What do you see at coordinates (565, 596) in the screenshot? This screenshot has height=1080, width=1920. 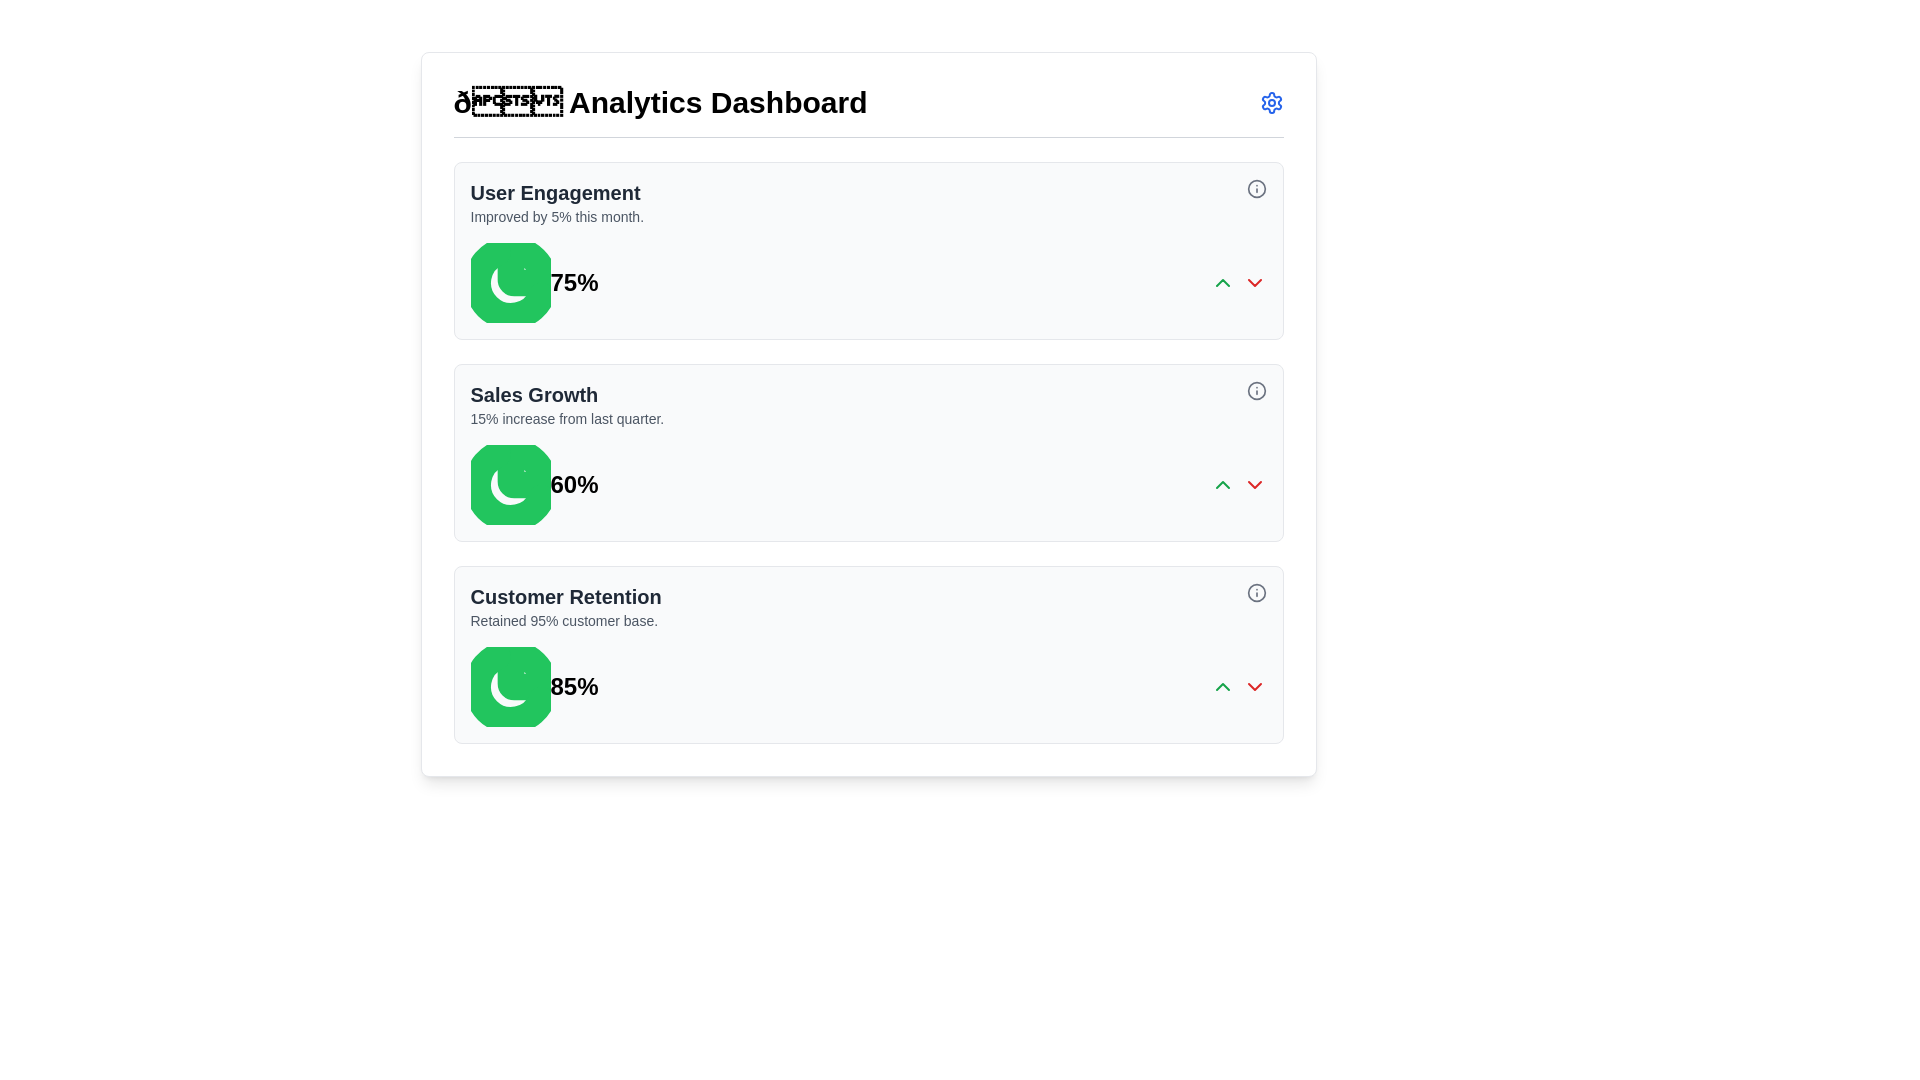 I see `the context represented` at bounding box center [565, 596].